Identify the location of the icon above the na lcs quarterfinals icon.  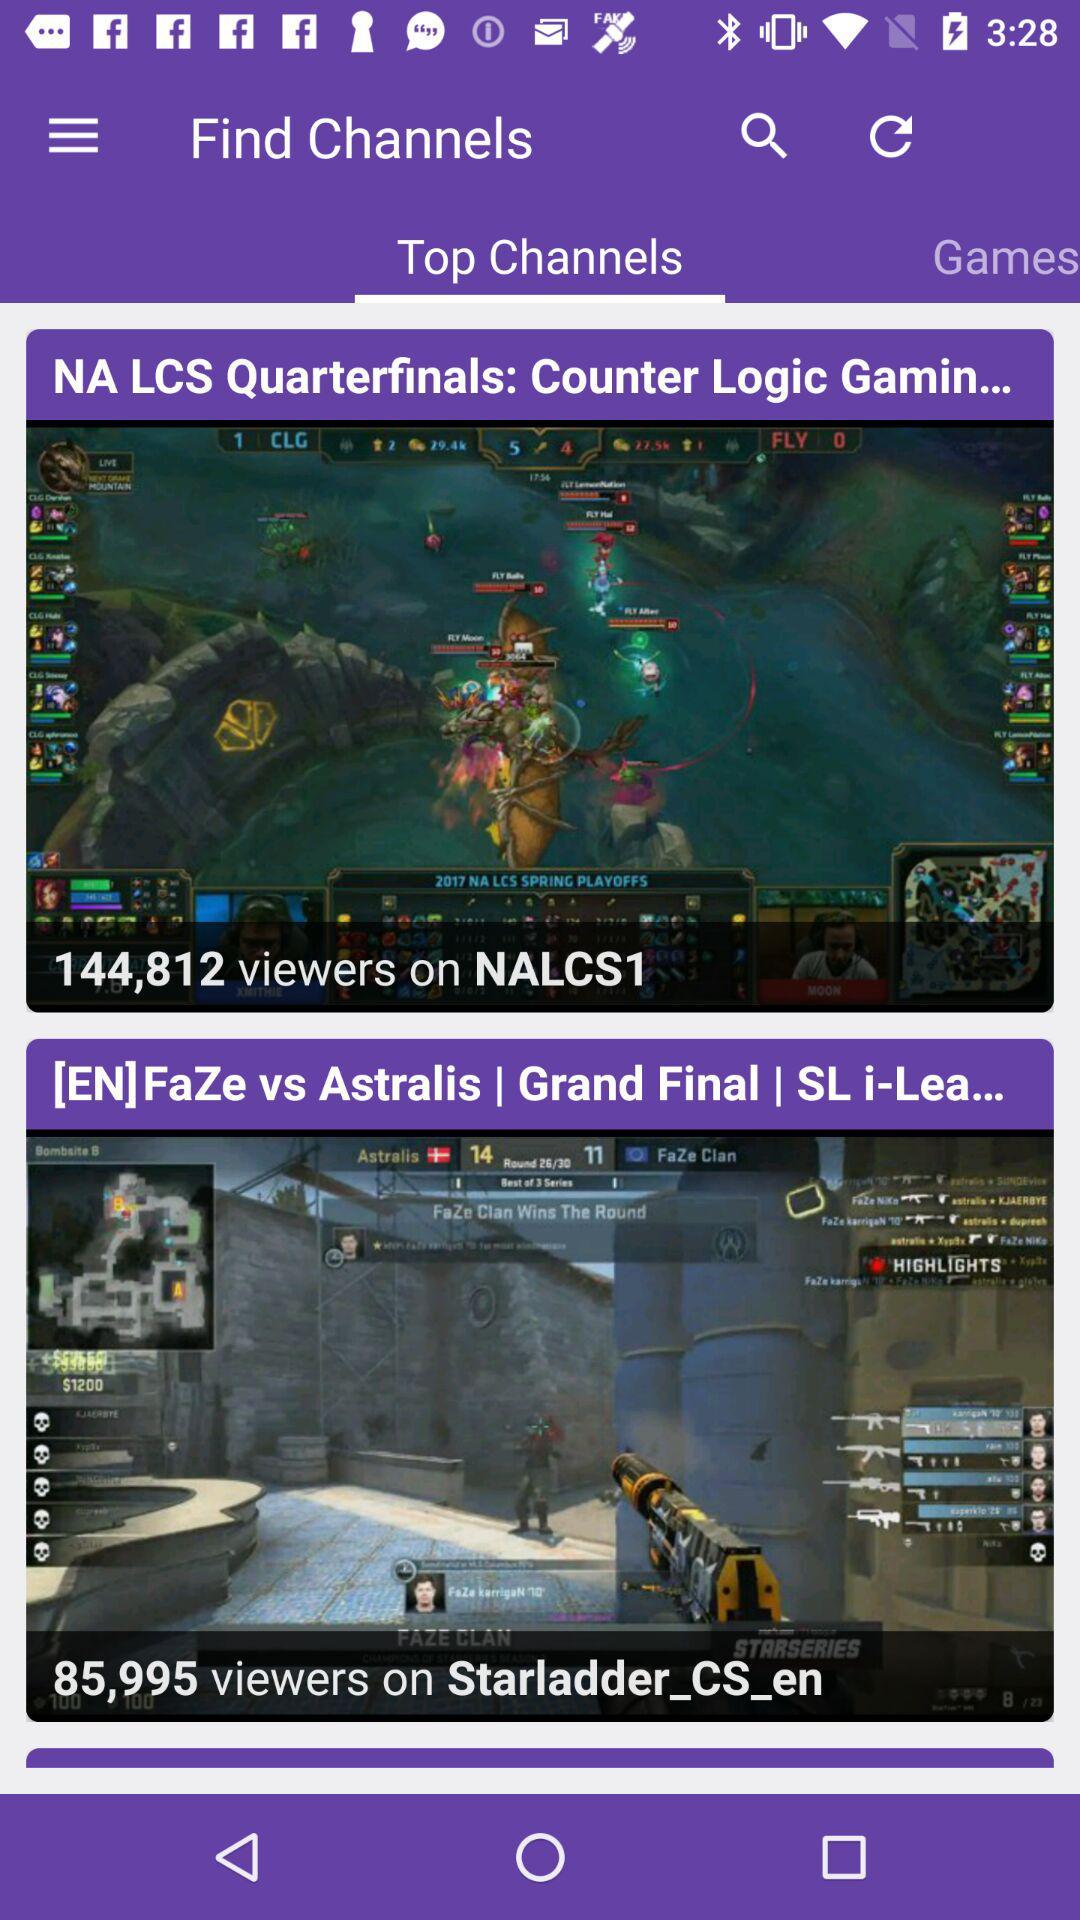
(1006, 254).